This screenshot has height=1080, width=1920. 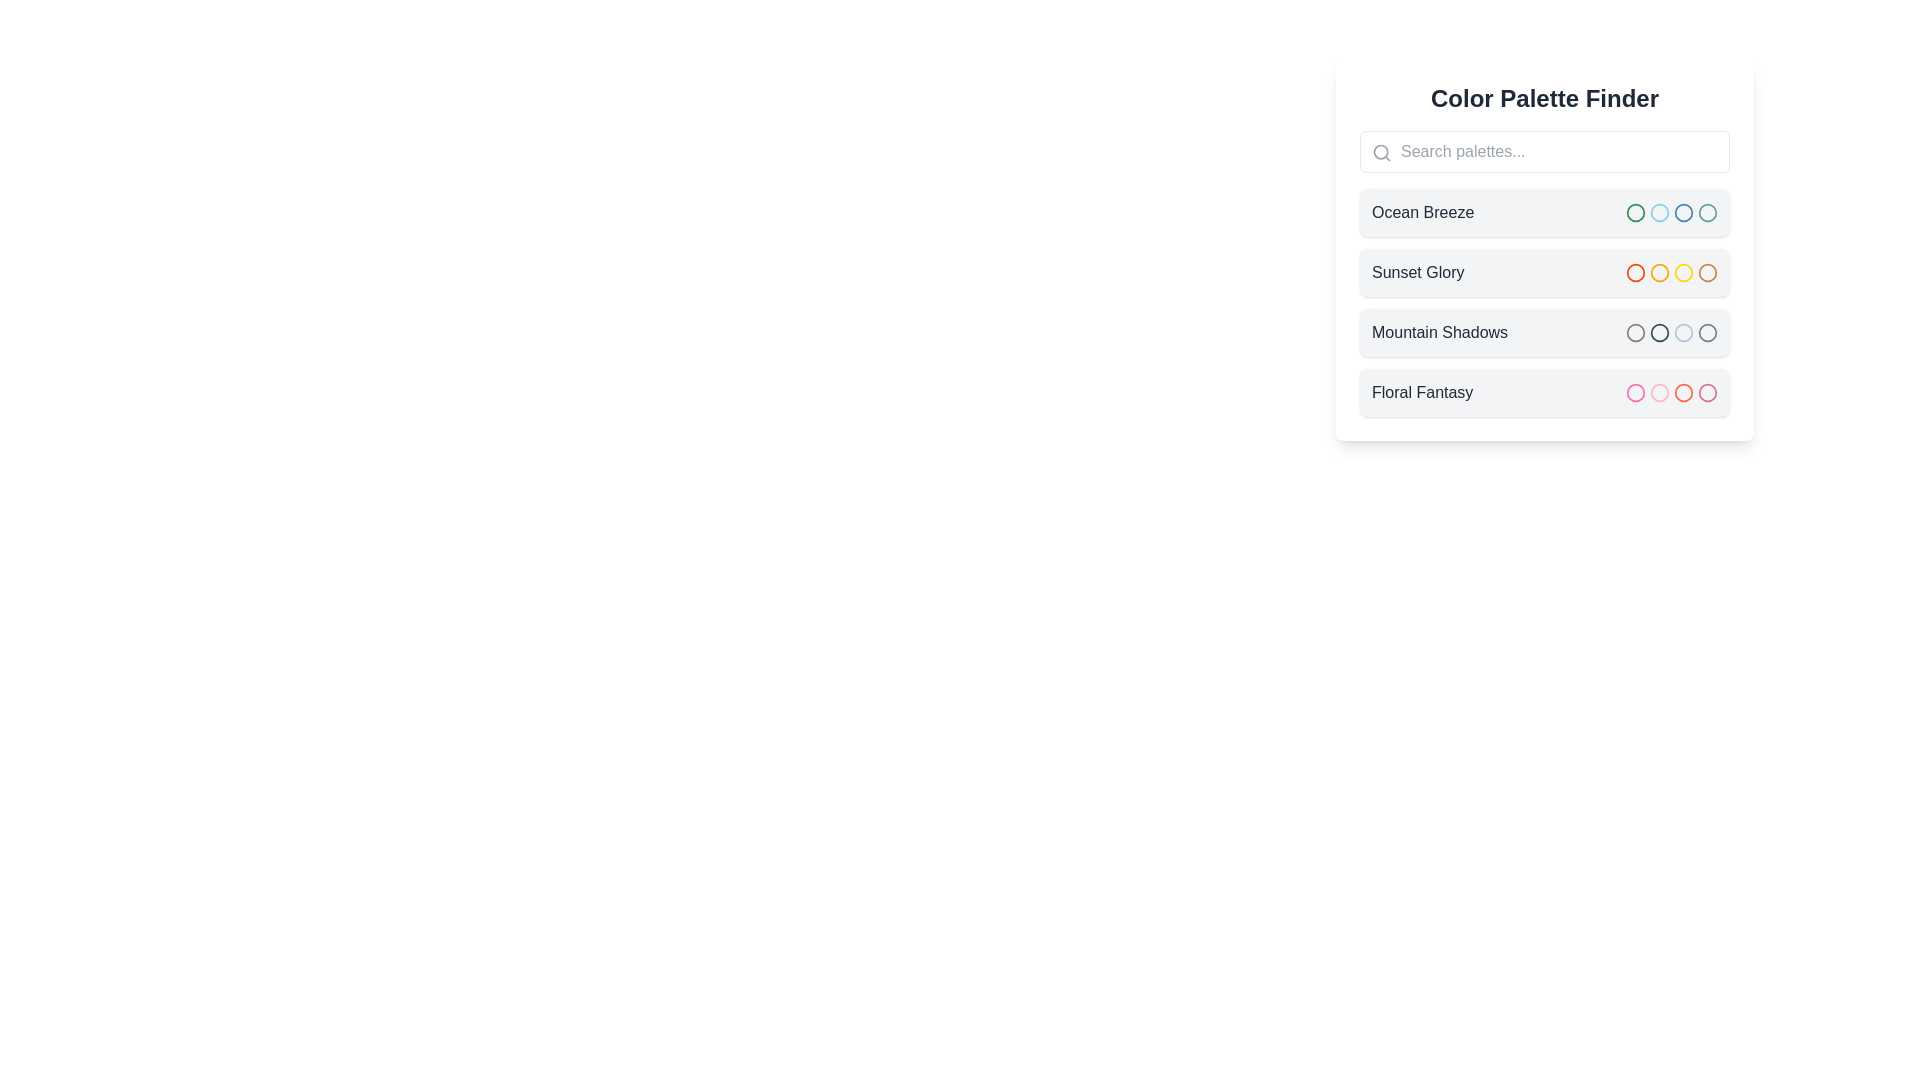 What do you see at coordinates (1636, 331) in the screenshot?
I see `the first circular color option in the 'Mountain Shadows' color palette, which represents a selection or category indicator` at bounding box center [1636, 331].